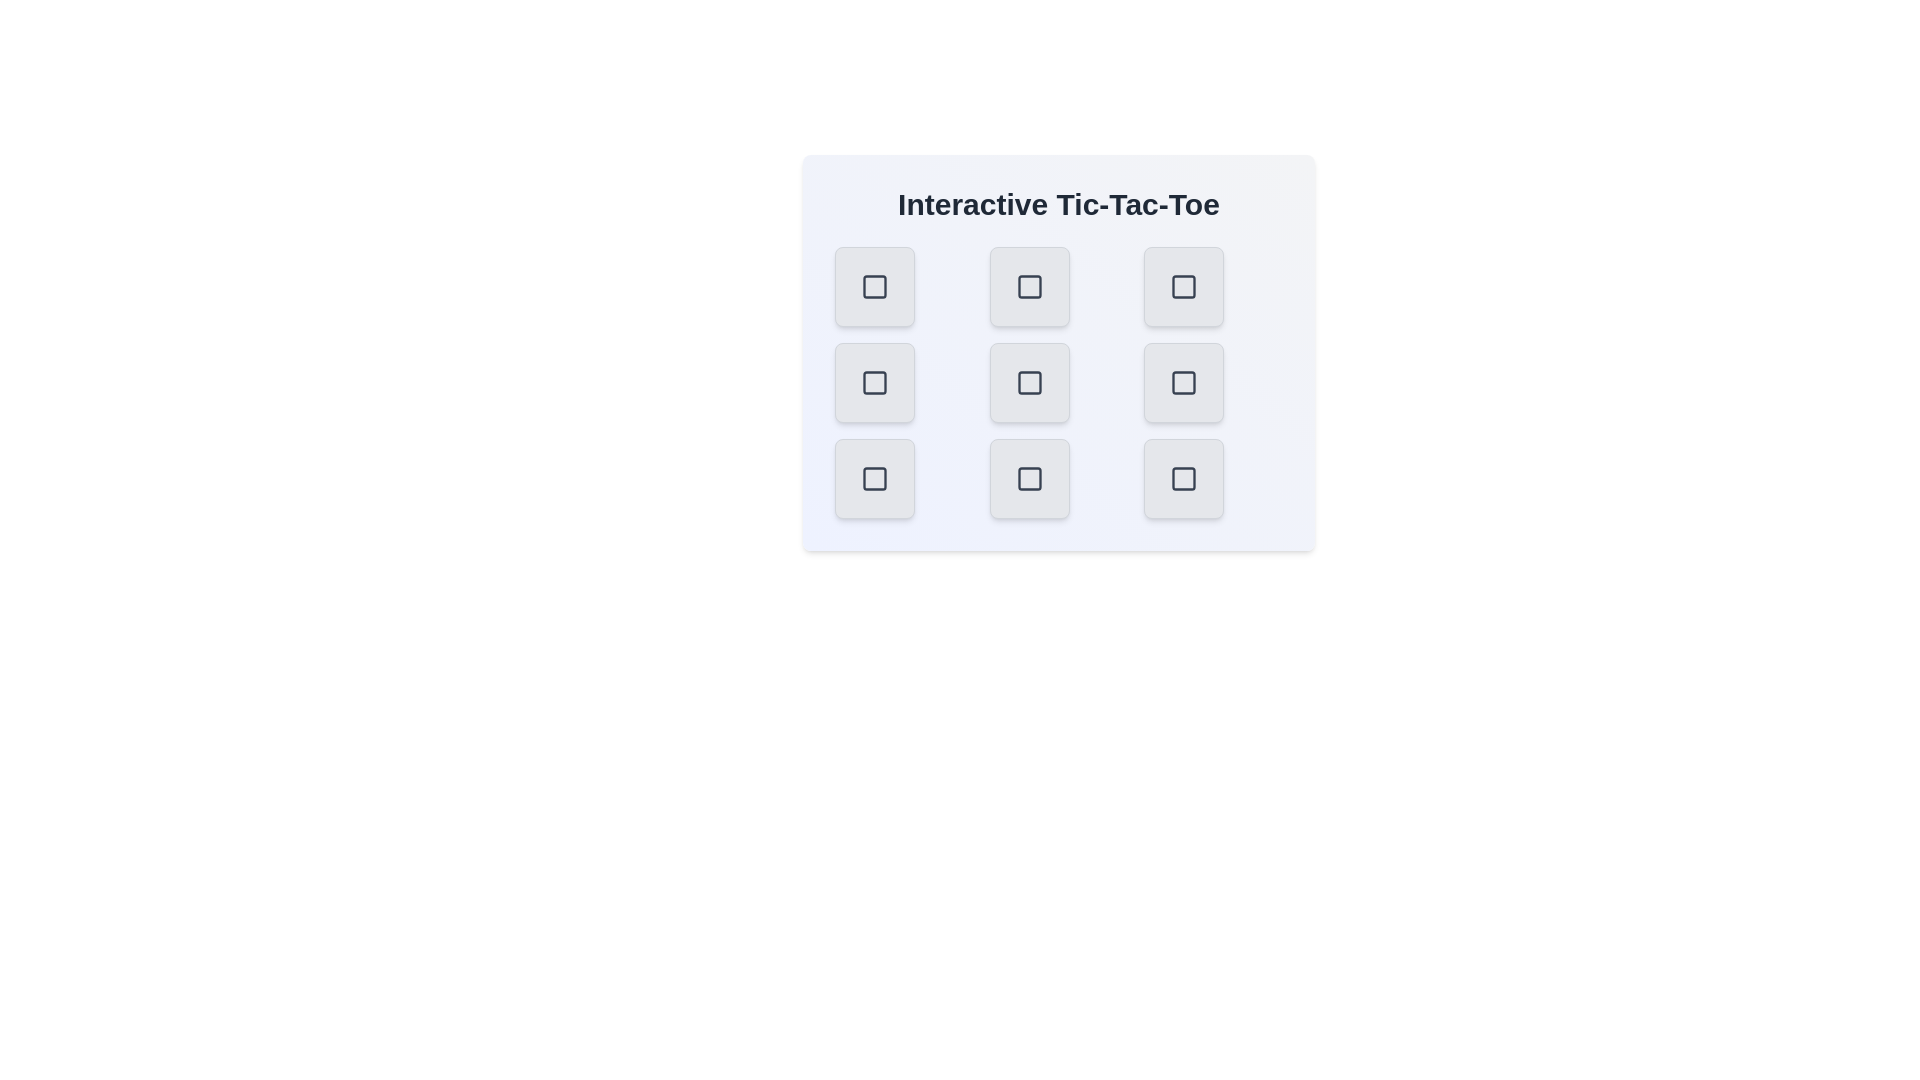  What do you see at coordinates (1184, 382) in the screenshot?
I see `the button at middle-right` at bounding box center [1184, 382].